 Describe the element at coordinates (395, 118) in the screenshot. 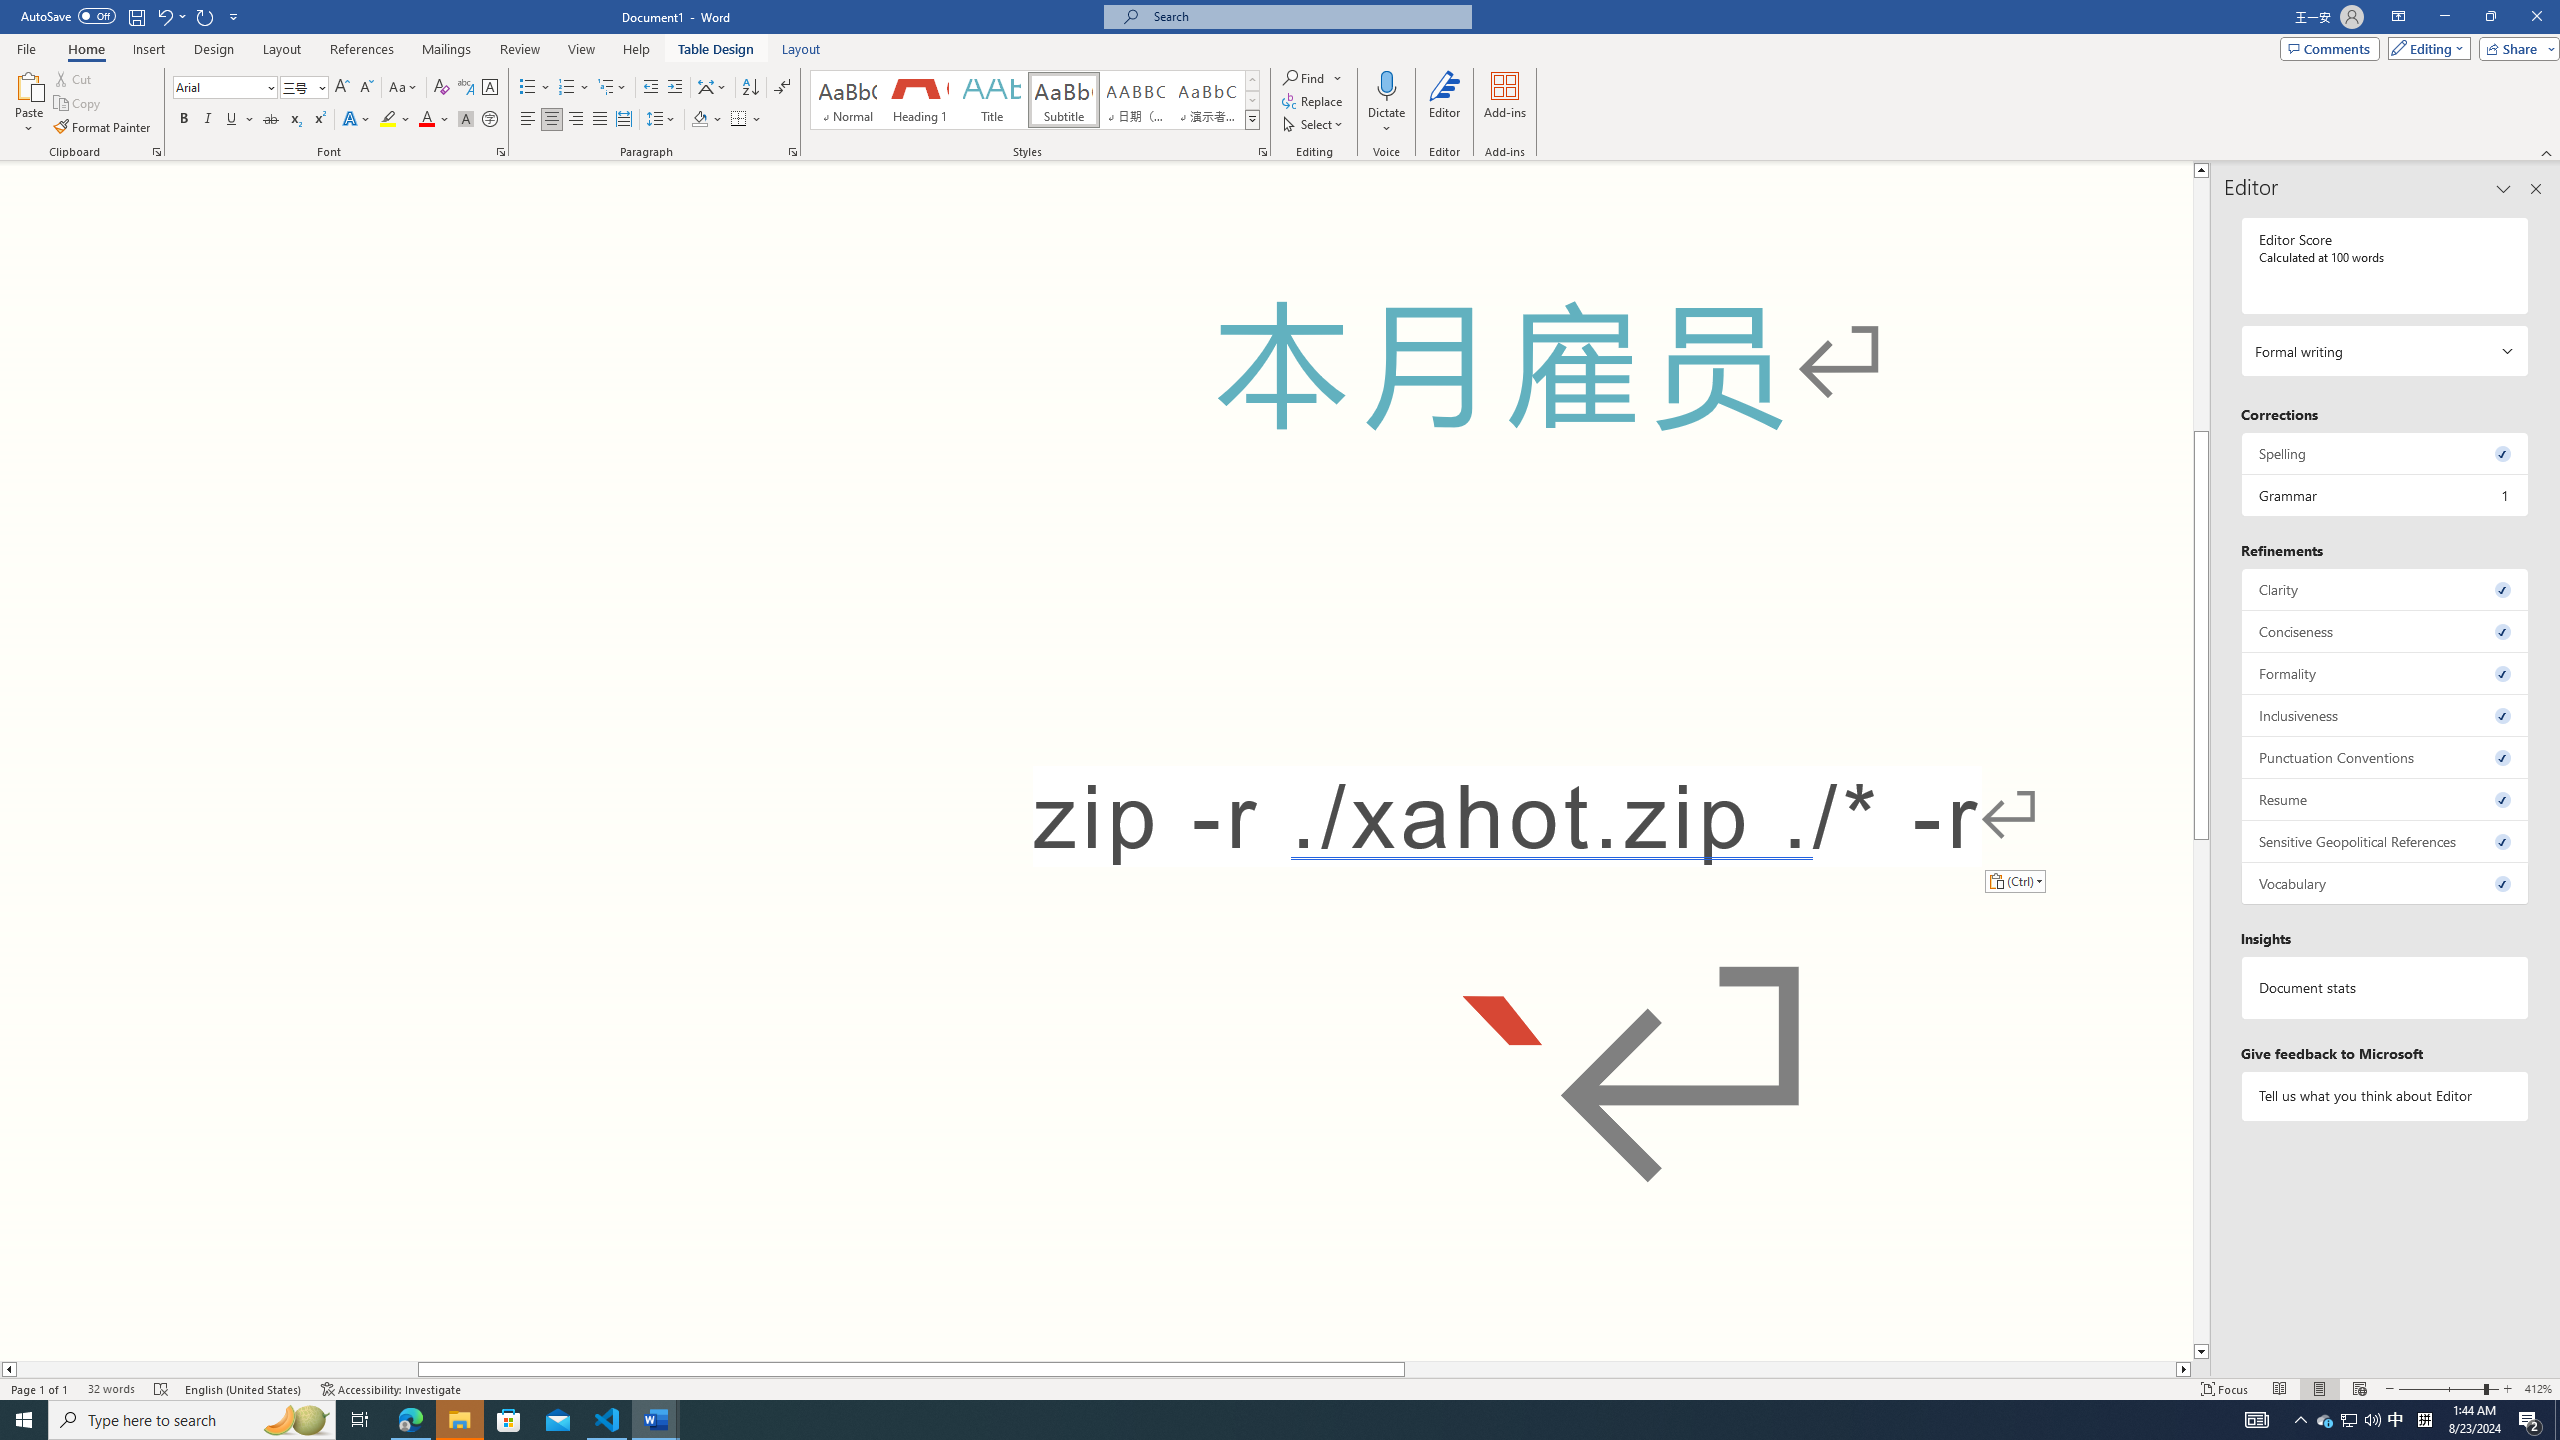

I see `'Text Highlight Color'` at that location.